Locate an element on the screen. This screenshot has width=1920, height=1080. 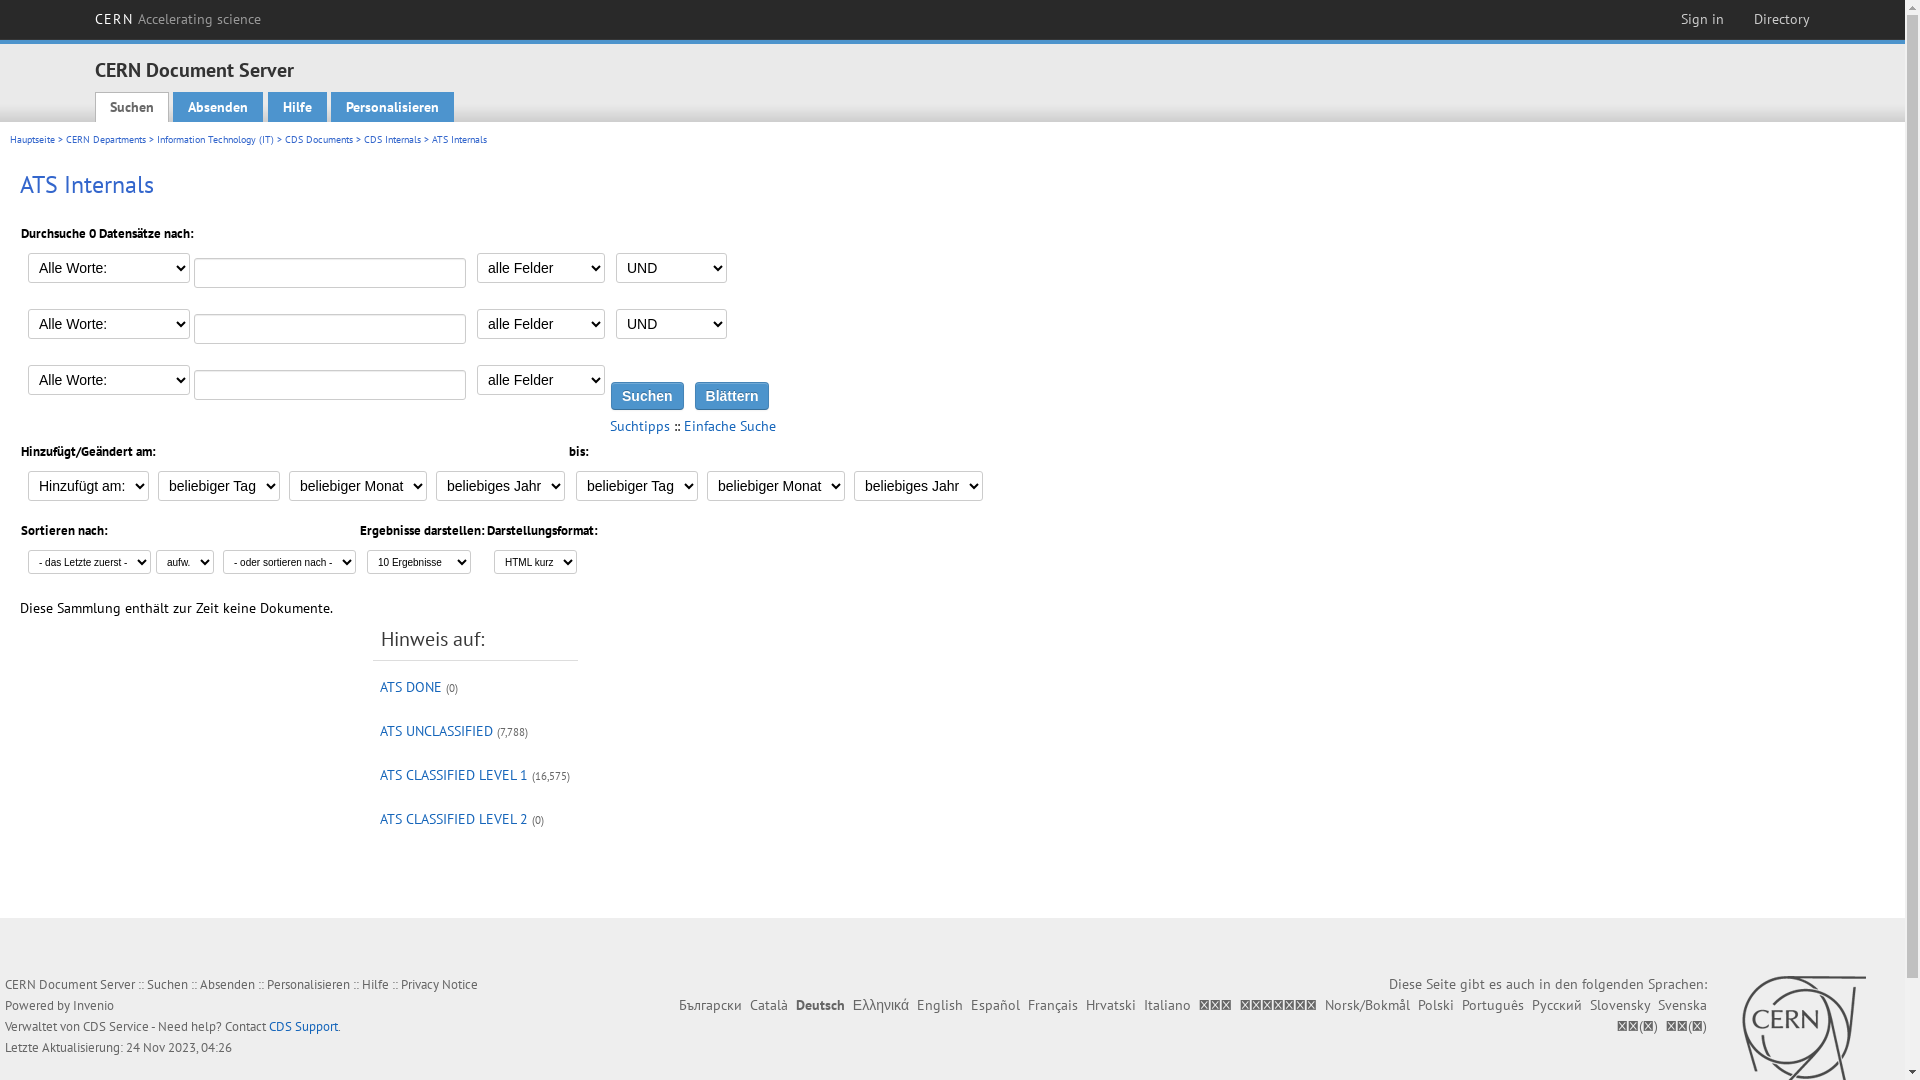
'CERN Document Server' is located at coordinates (194, 68).